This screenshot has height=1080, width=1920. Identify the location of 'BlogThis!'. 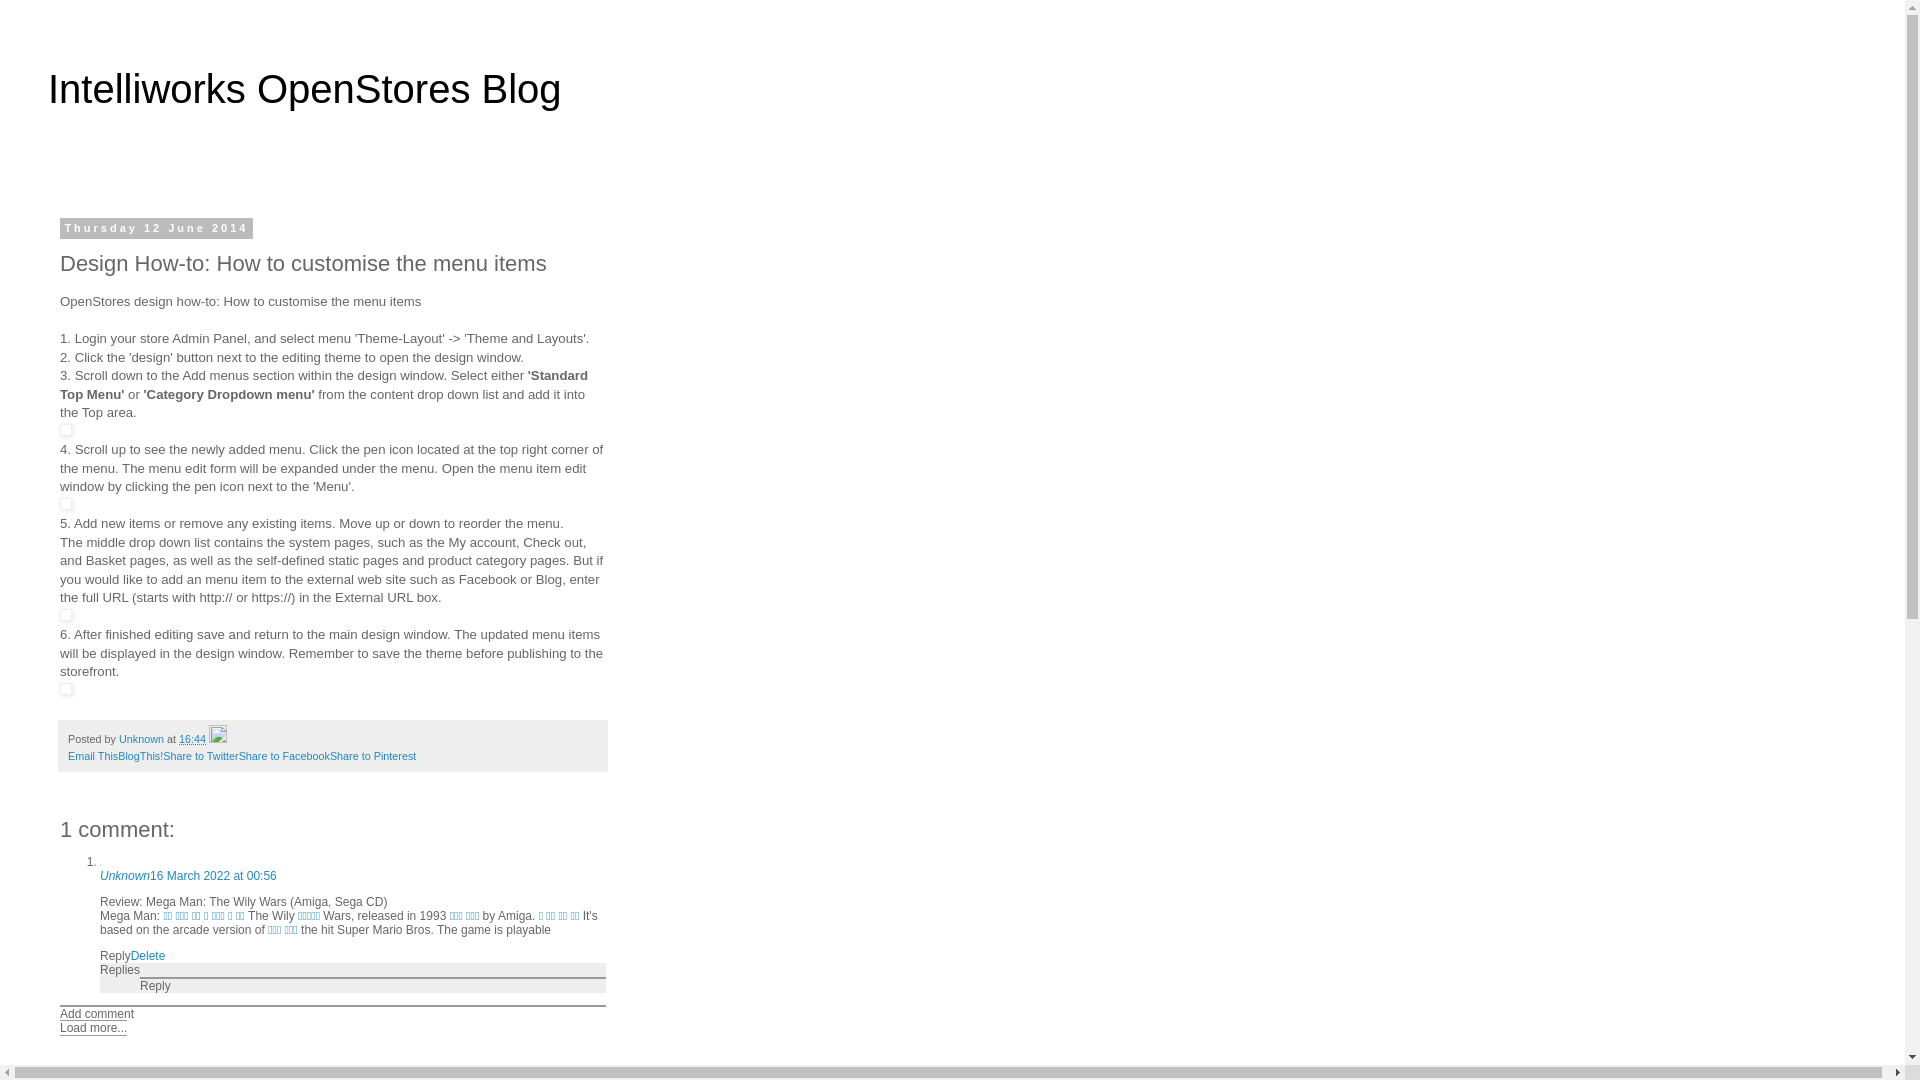
(117, 756).